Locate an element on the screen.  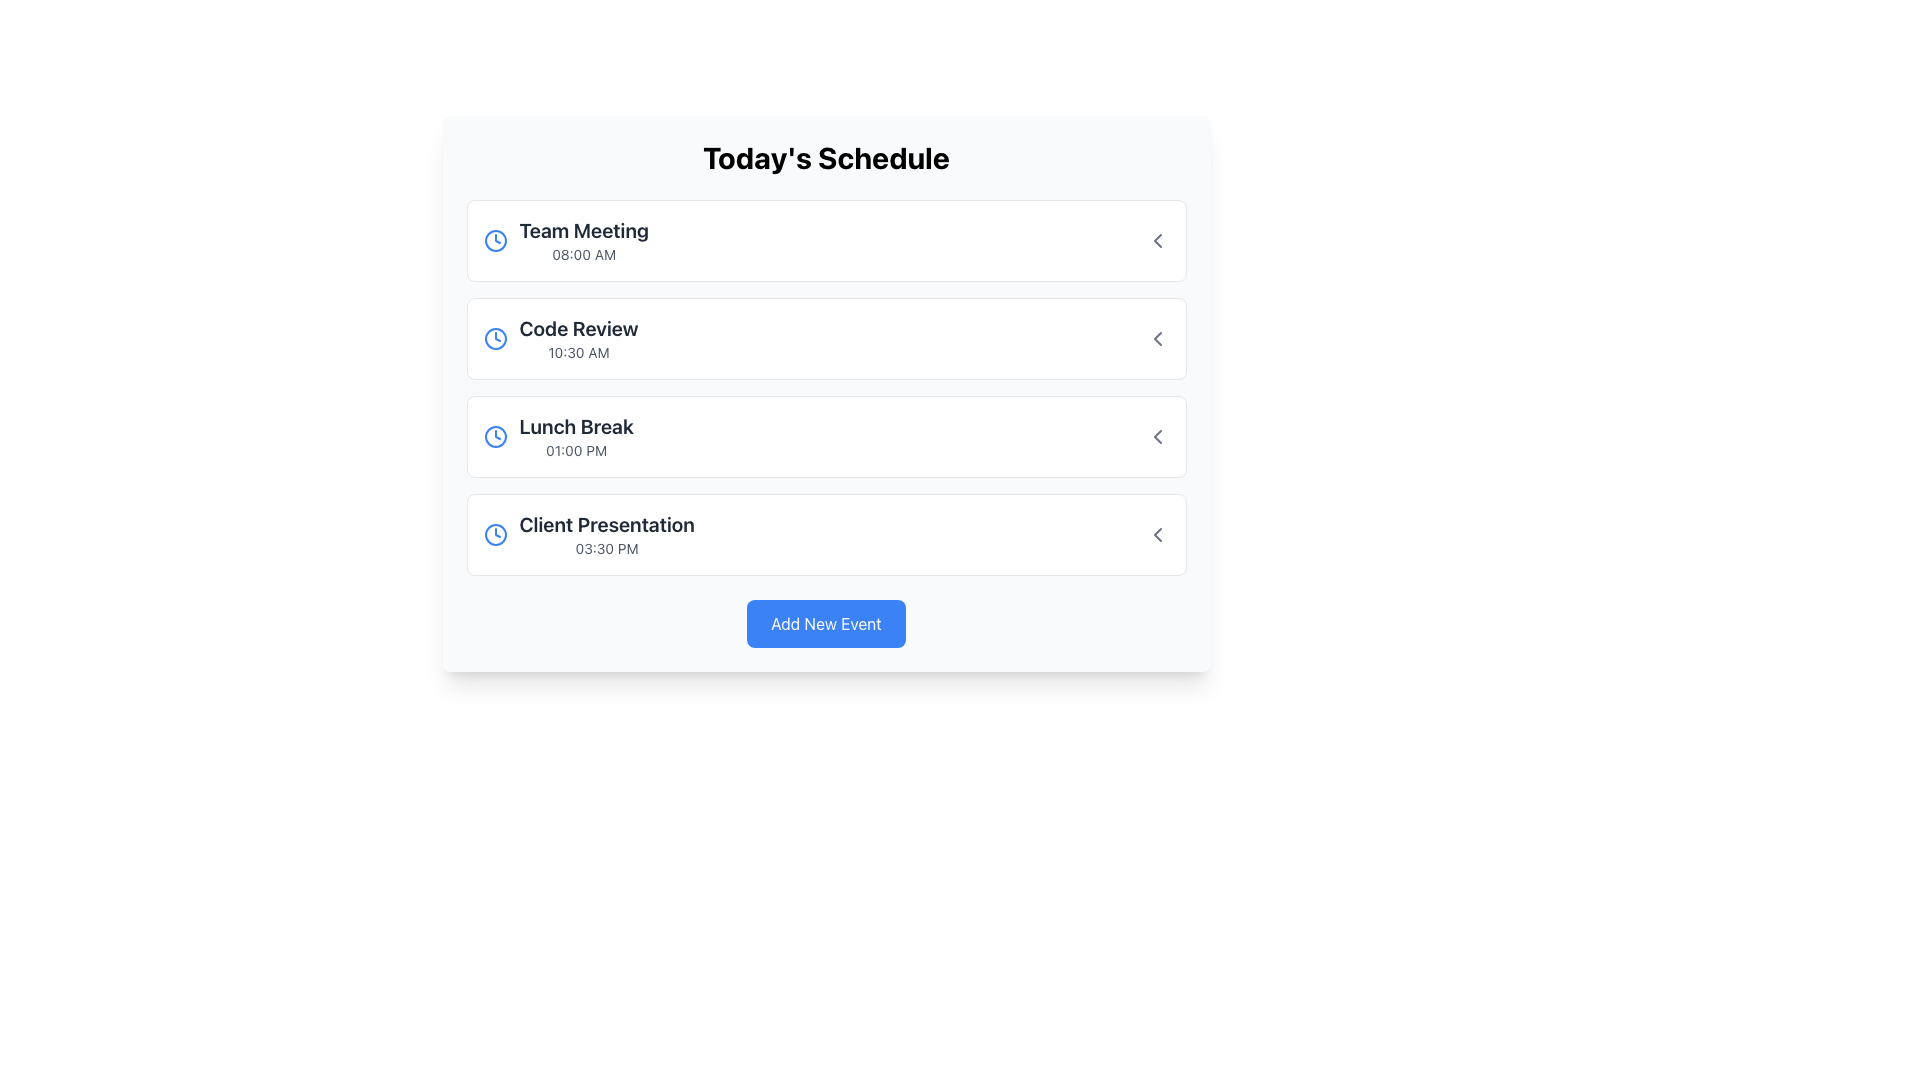
the chevron button associated with the 'Code Review' entry to interact and possibly expand or collapse the section is located at coordinates (1157, 338).